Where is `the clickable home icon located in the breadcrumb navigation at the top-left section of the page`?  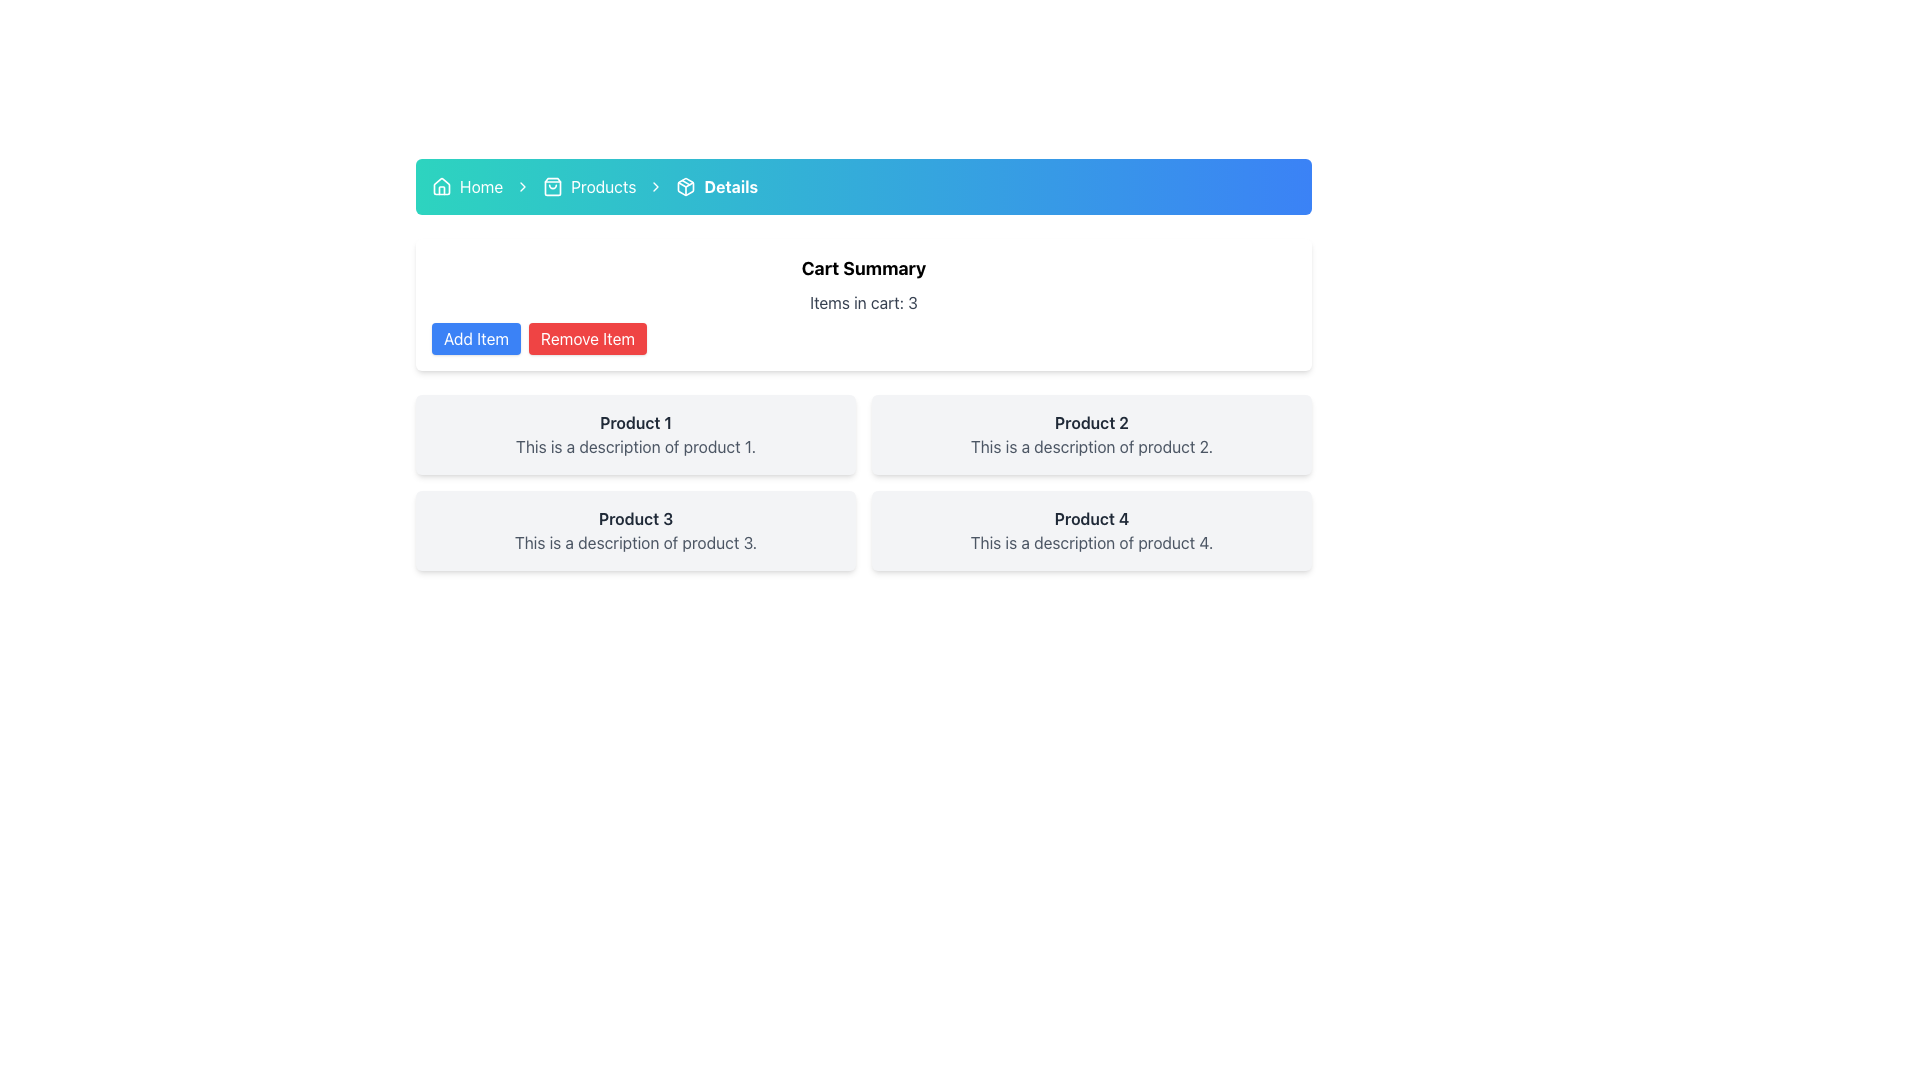 the clickable home icon located in the breadcrumb navigation at the top-left section of the page is located at coordinates (440, 185).